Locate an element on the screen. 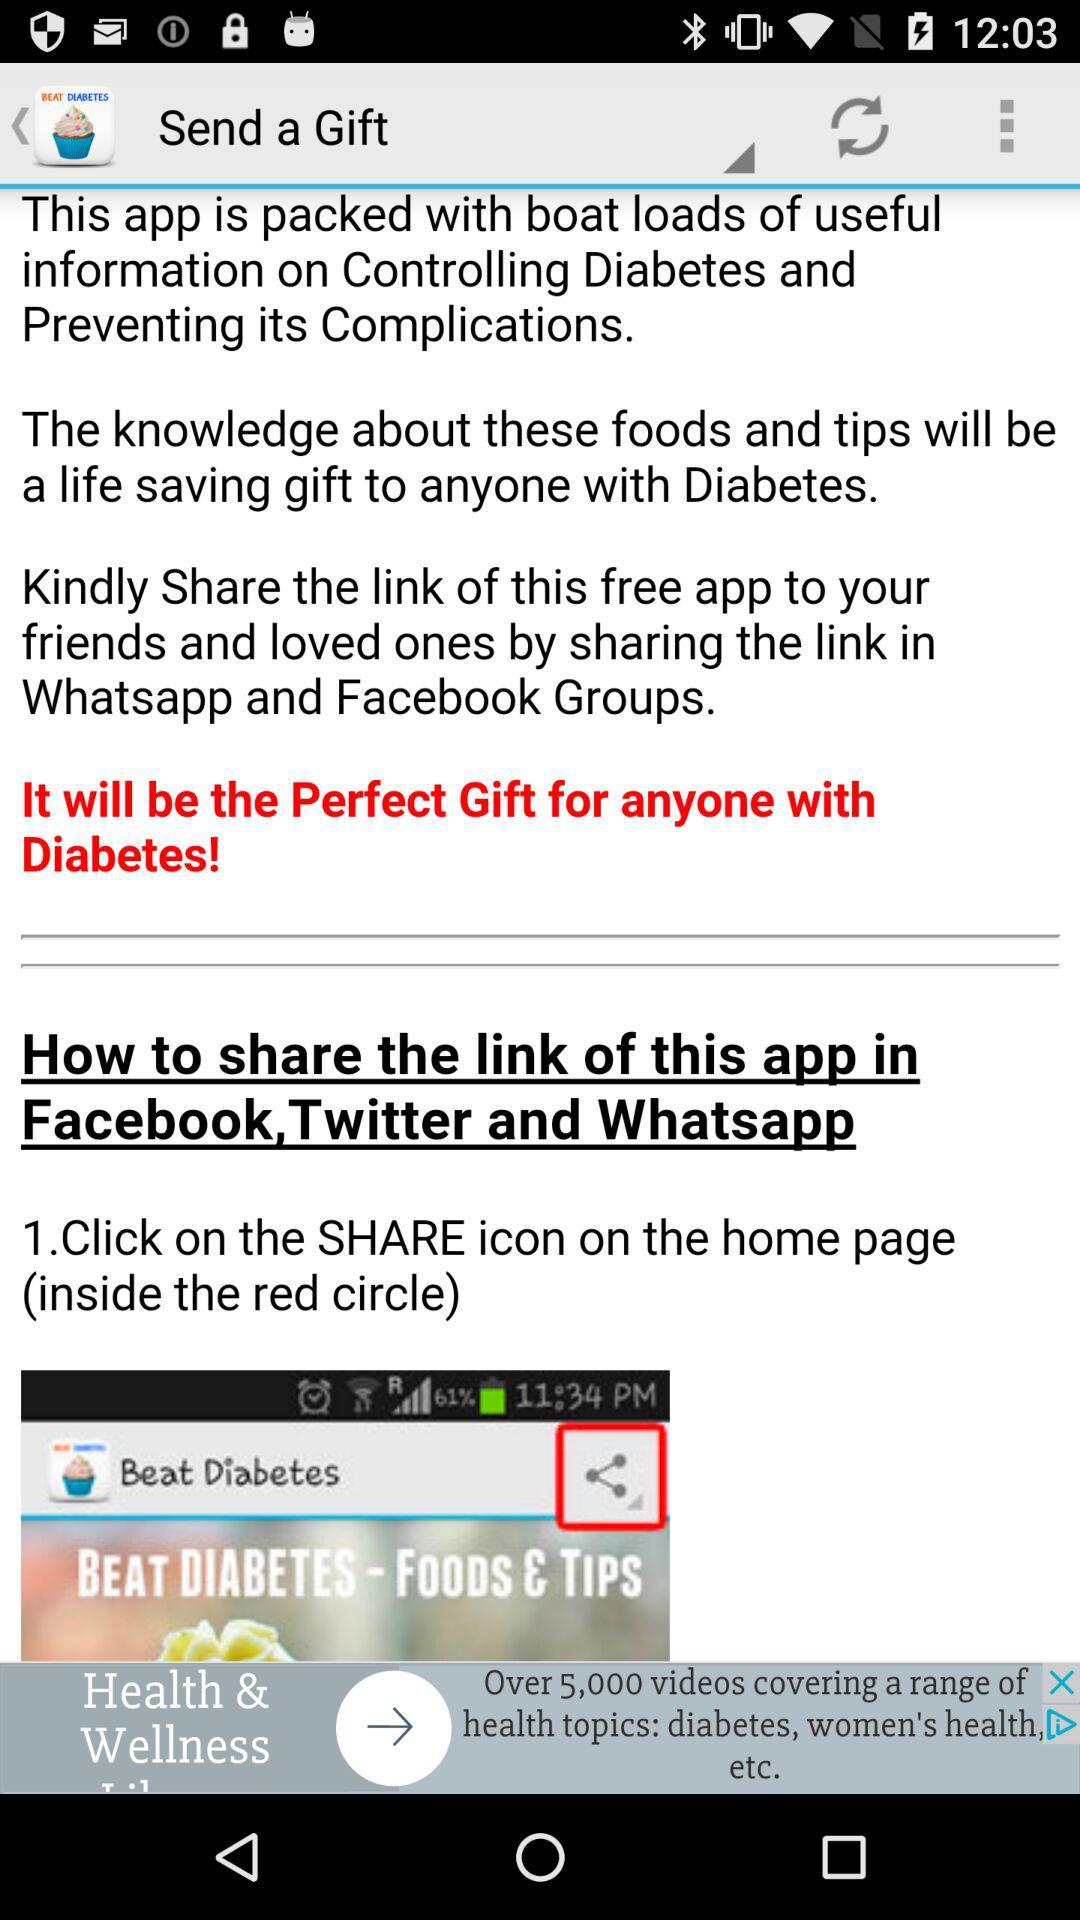 The width and height of the screenshot is (1080, 1920). send a gift page is located at coordinates (540, 924).